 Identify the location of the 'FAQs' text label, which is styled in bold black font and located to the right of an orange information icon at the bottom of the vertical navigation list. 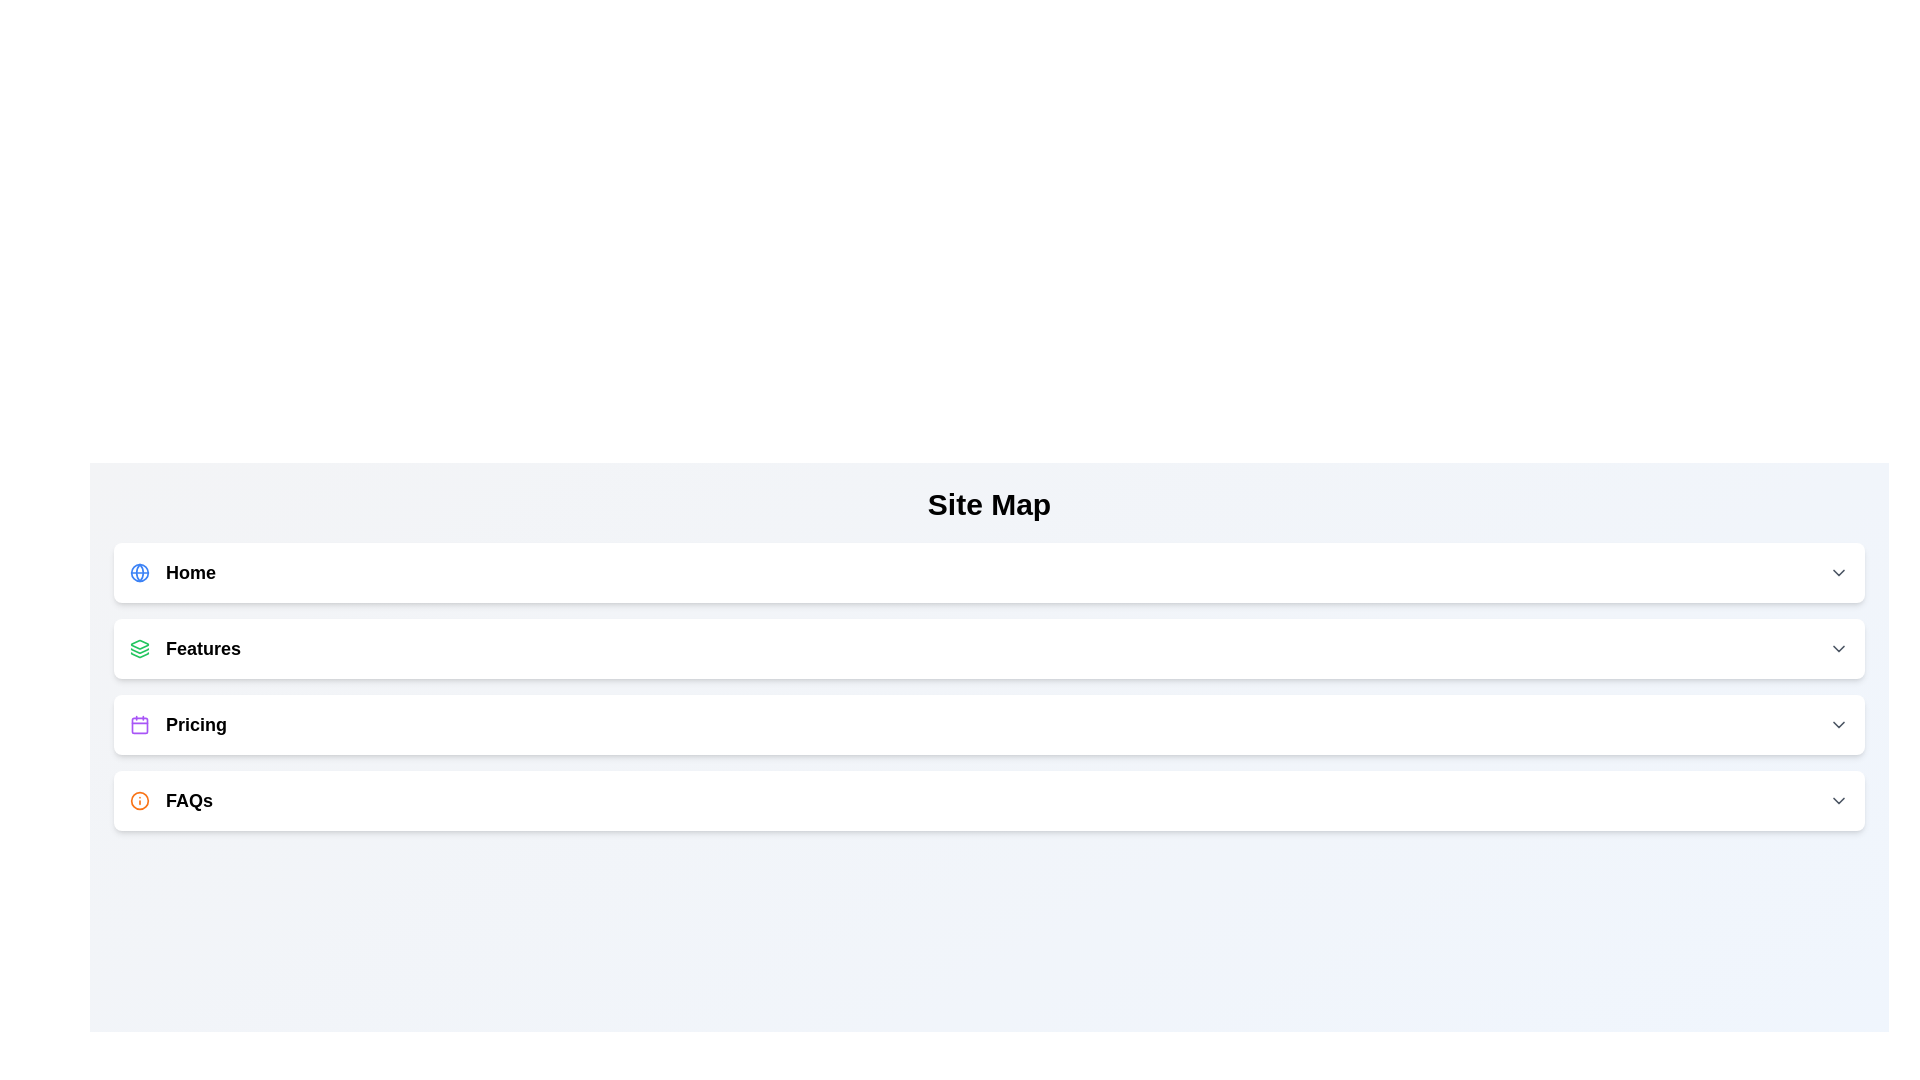
(189, 800).